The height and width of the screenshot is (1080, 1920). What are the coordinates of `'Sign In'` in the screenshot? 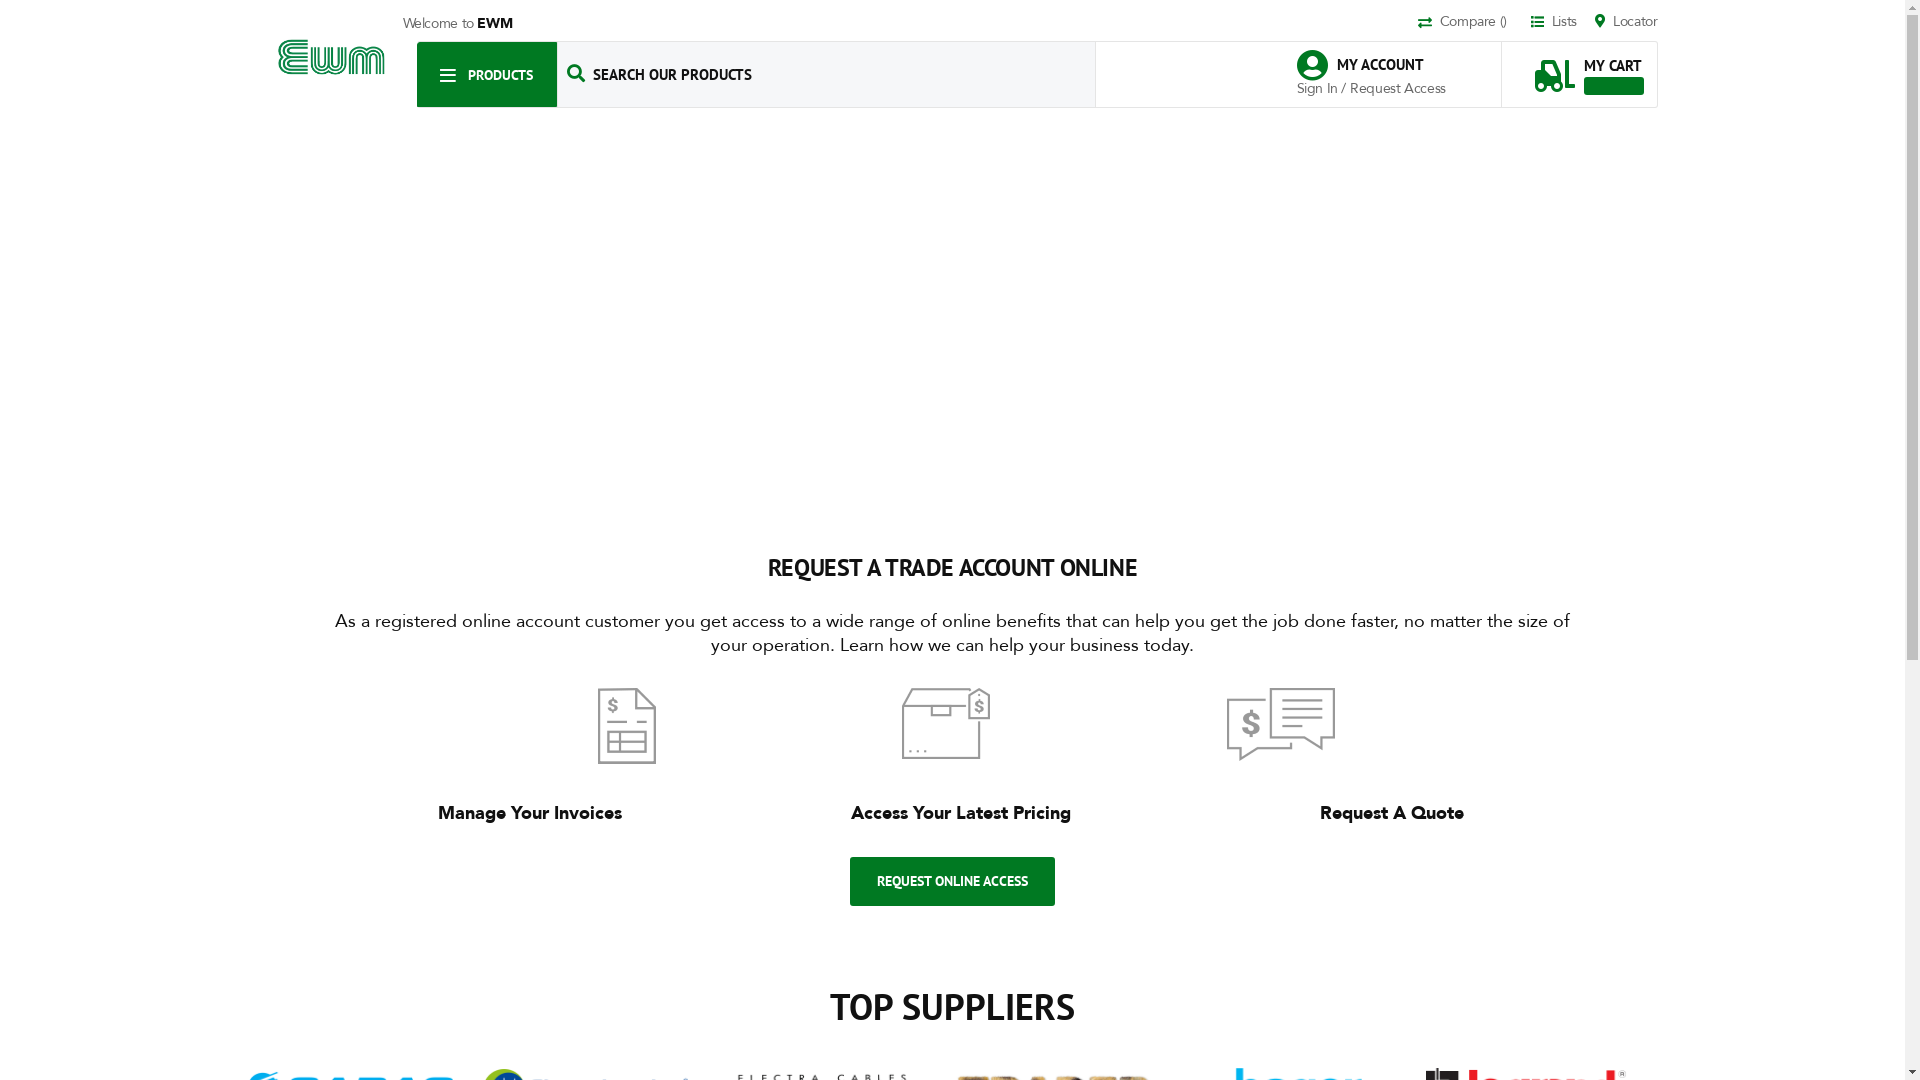 It's located at (1318, 87).